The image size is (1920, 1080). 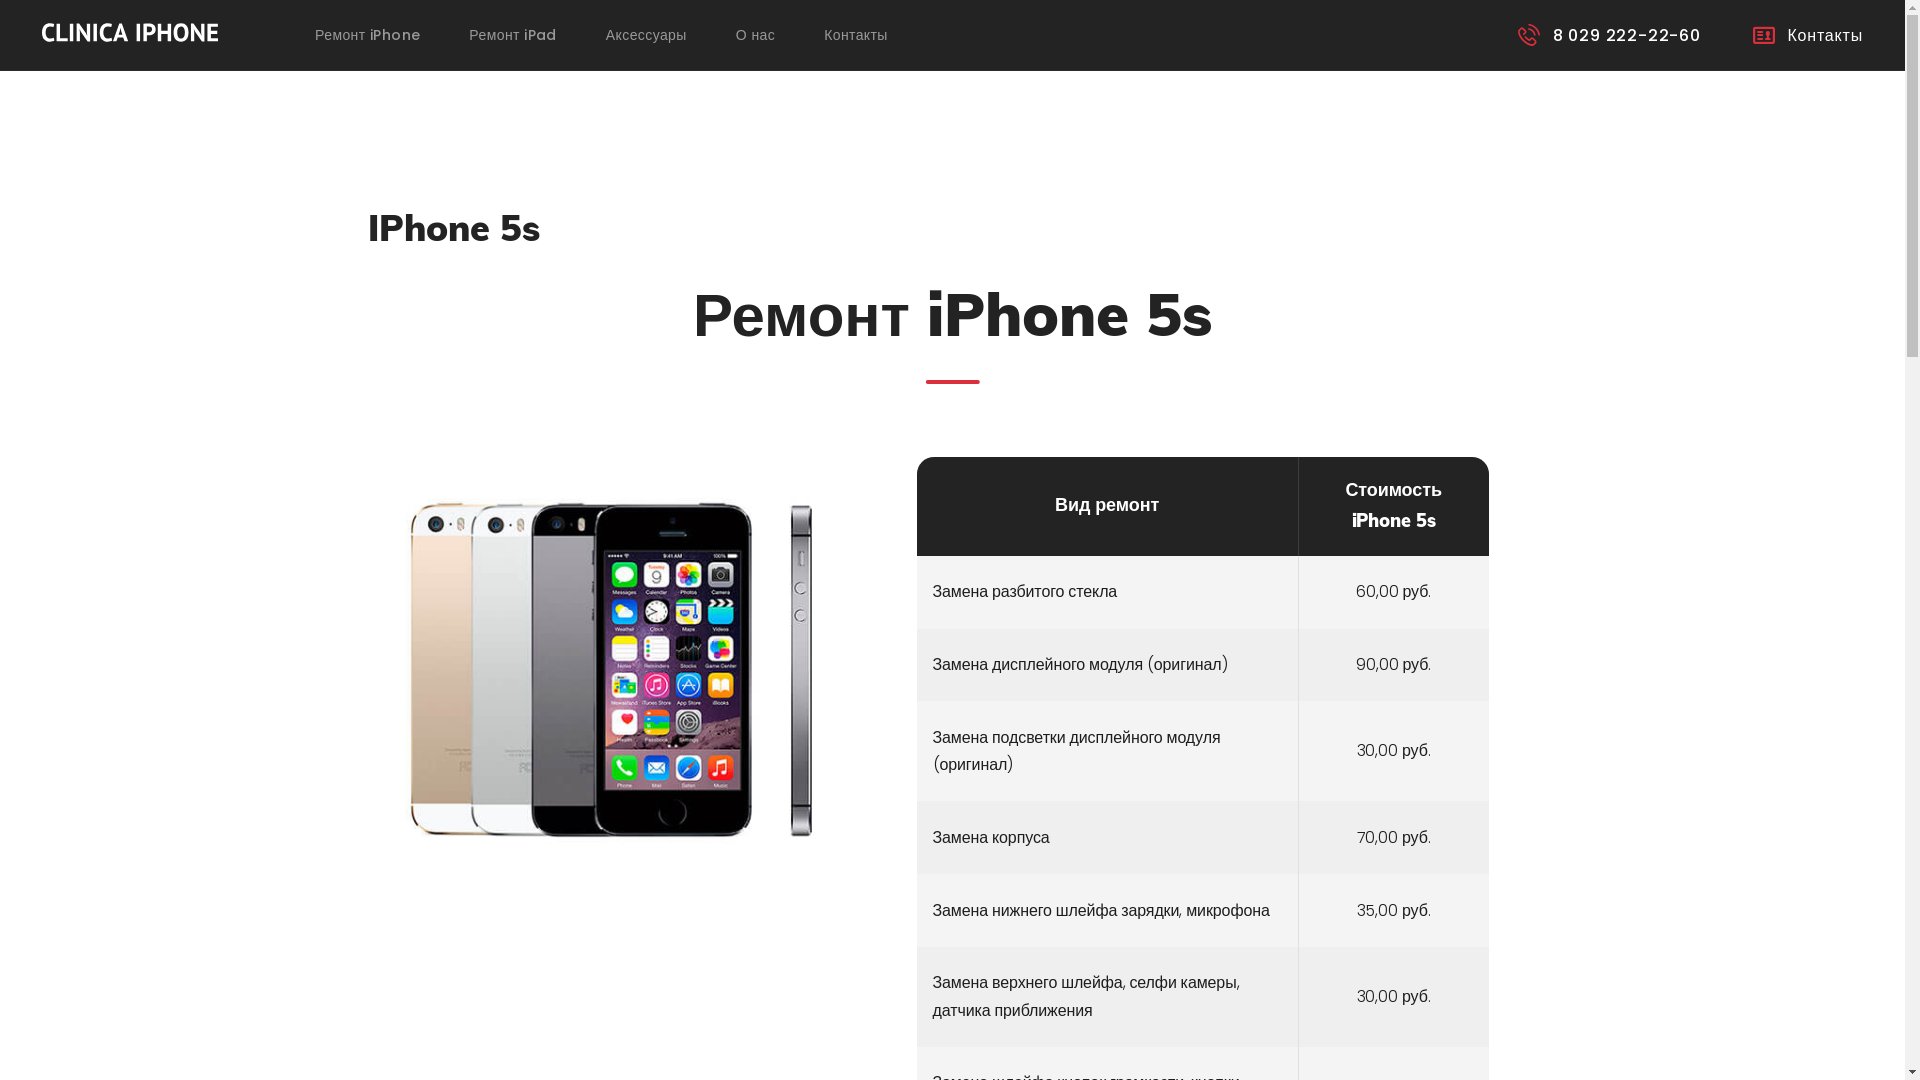 I want to click on '8 029 222-22-60', so click(x=1609, y=34).